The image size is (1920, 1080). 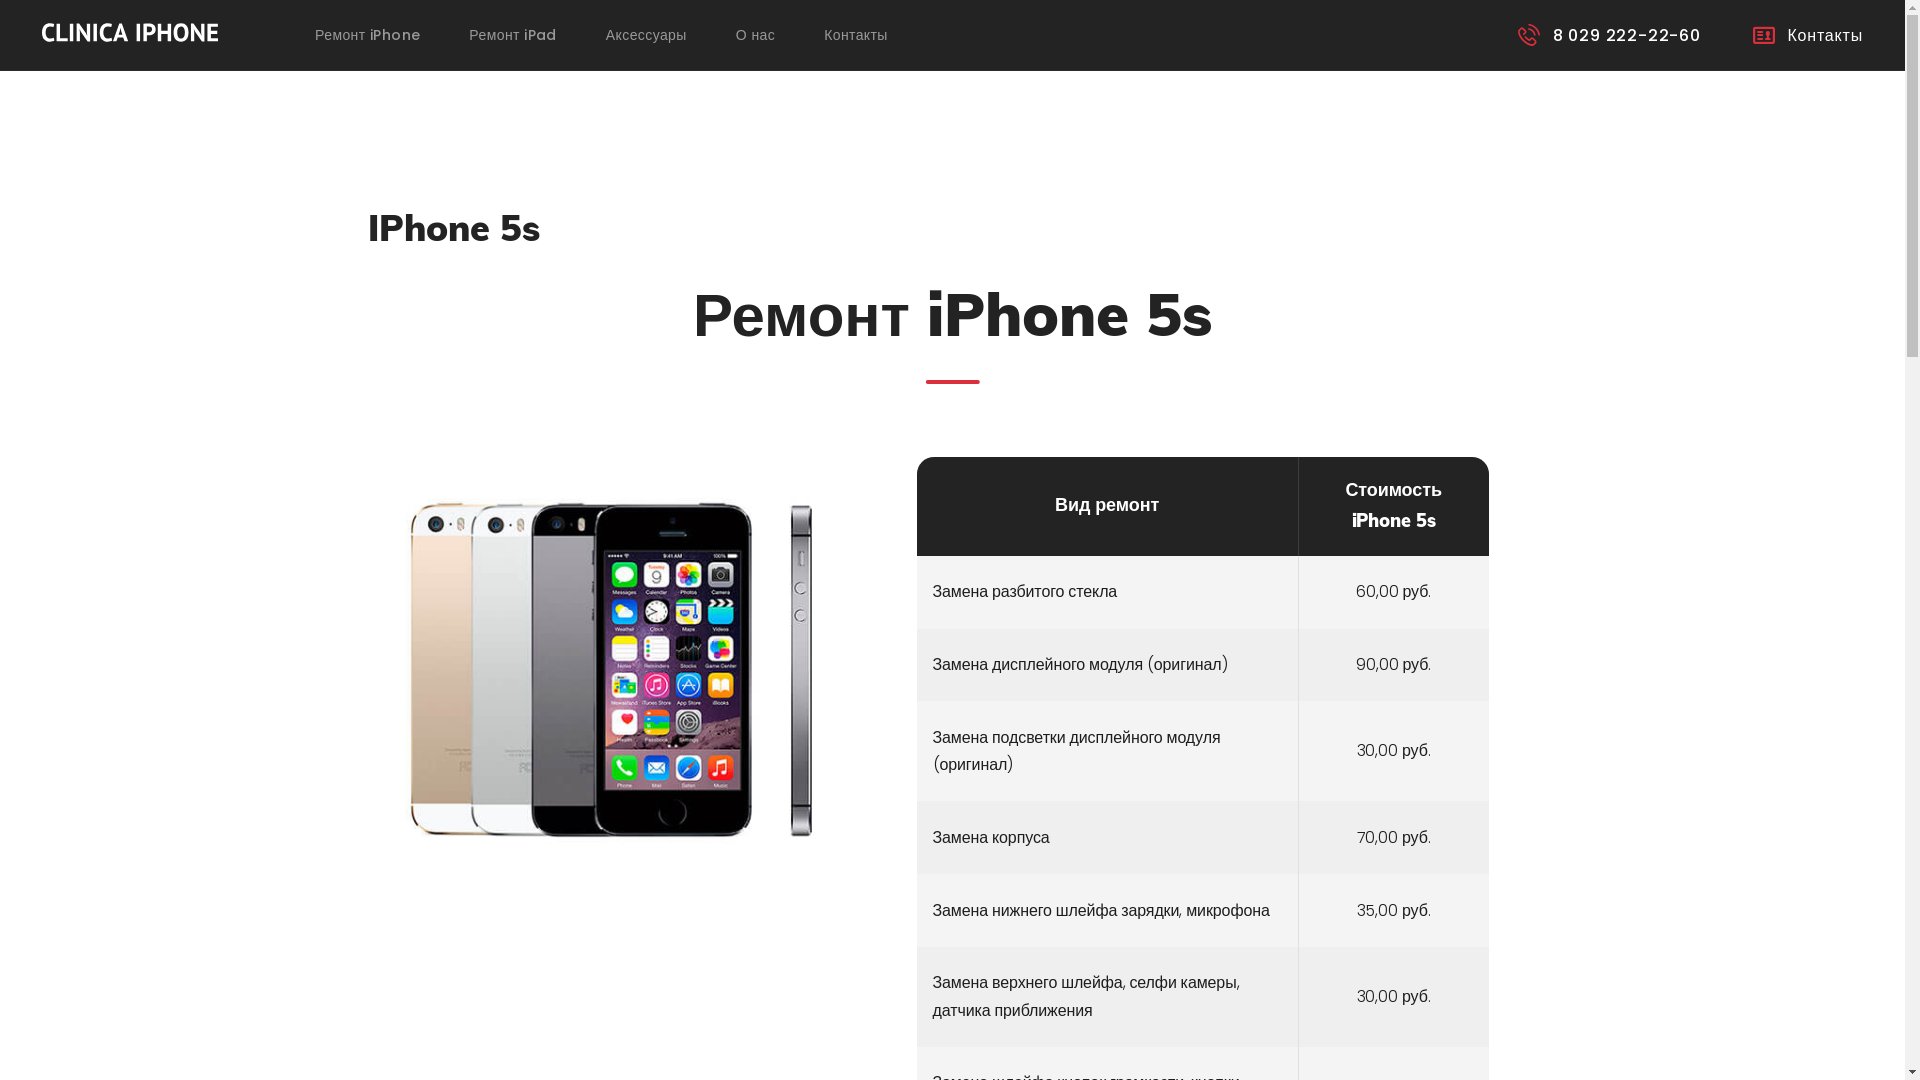 I want to click on '8 029 222-22-60', so click(x=1609, y=34).